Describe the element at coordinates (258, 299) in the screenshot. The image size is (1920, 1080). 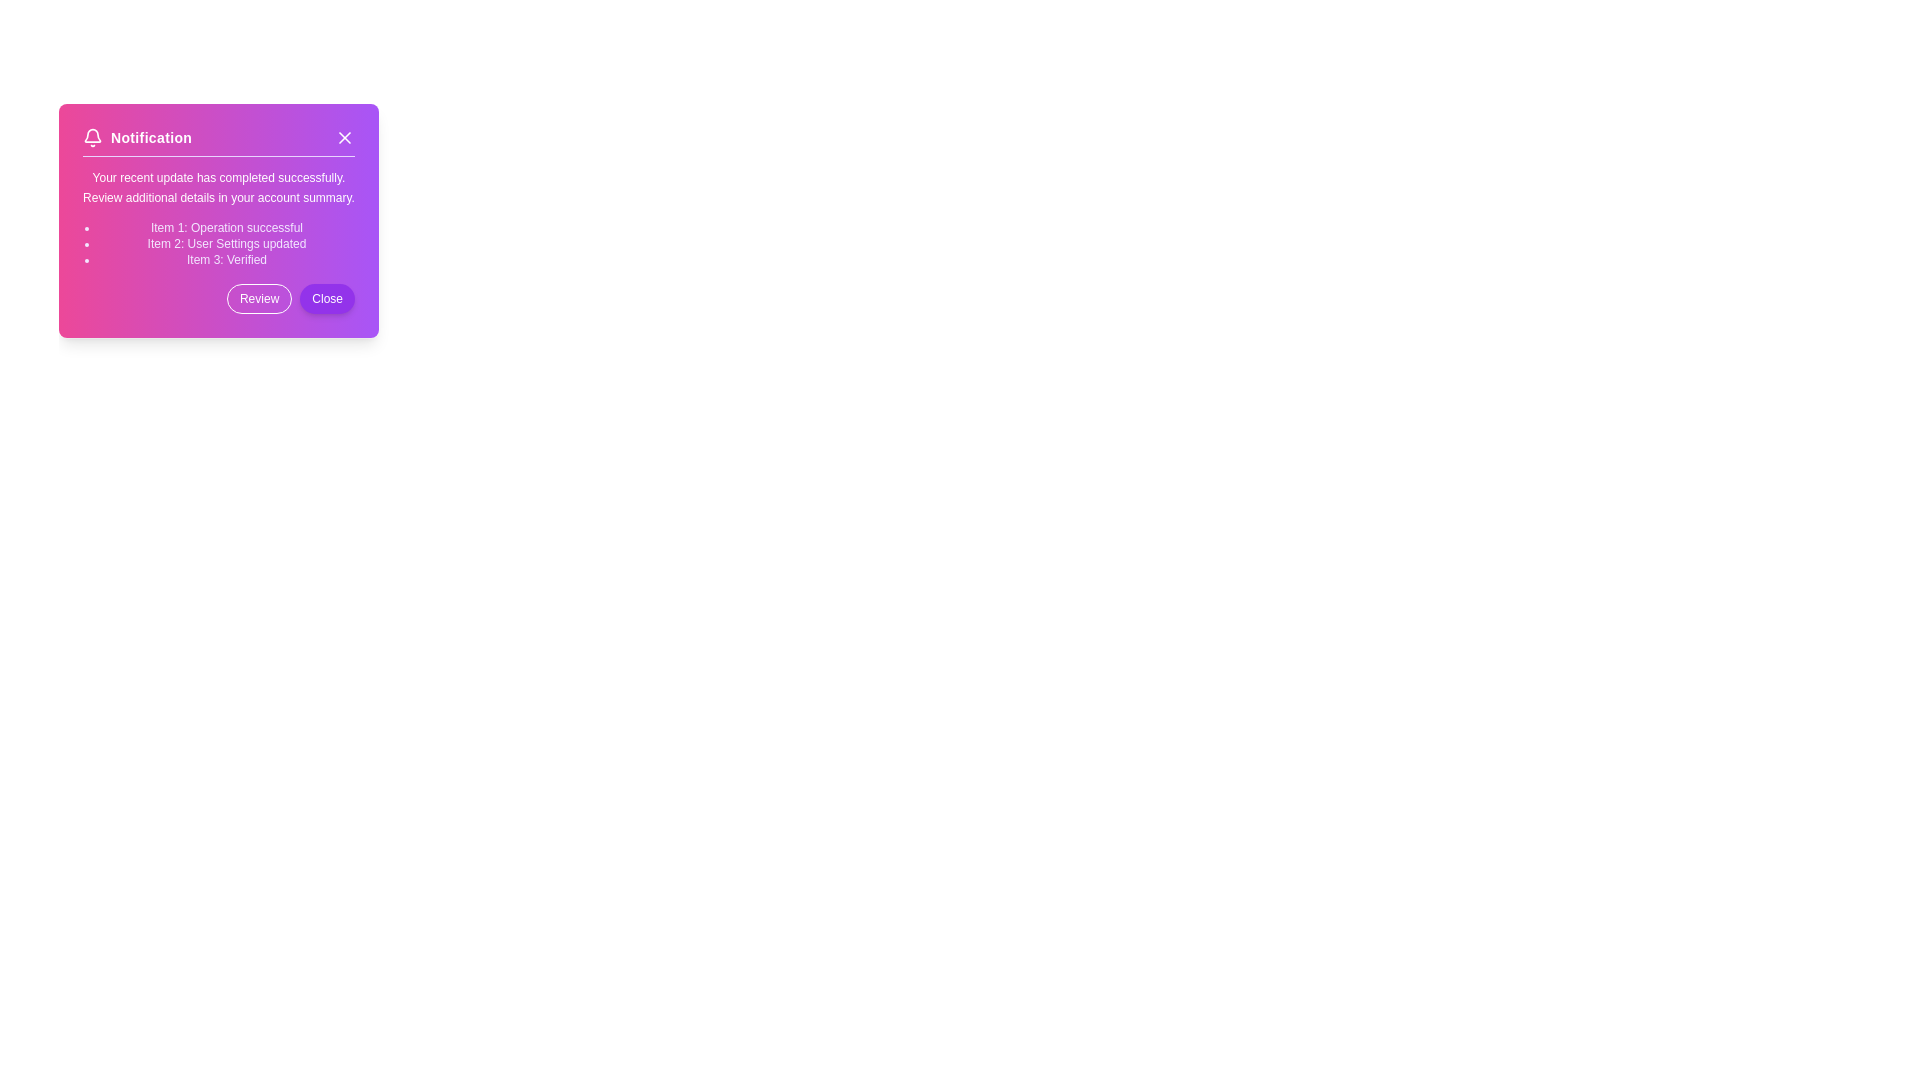
I see `the 'Review' button located in the lower right corner of the notification box to visualize its hover effect` at that location.